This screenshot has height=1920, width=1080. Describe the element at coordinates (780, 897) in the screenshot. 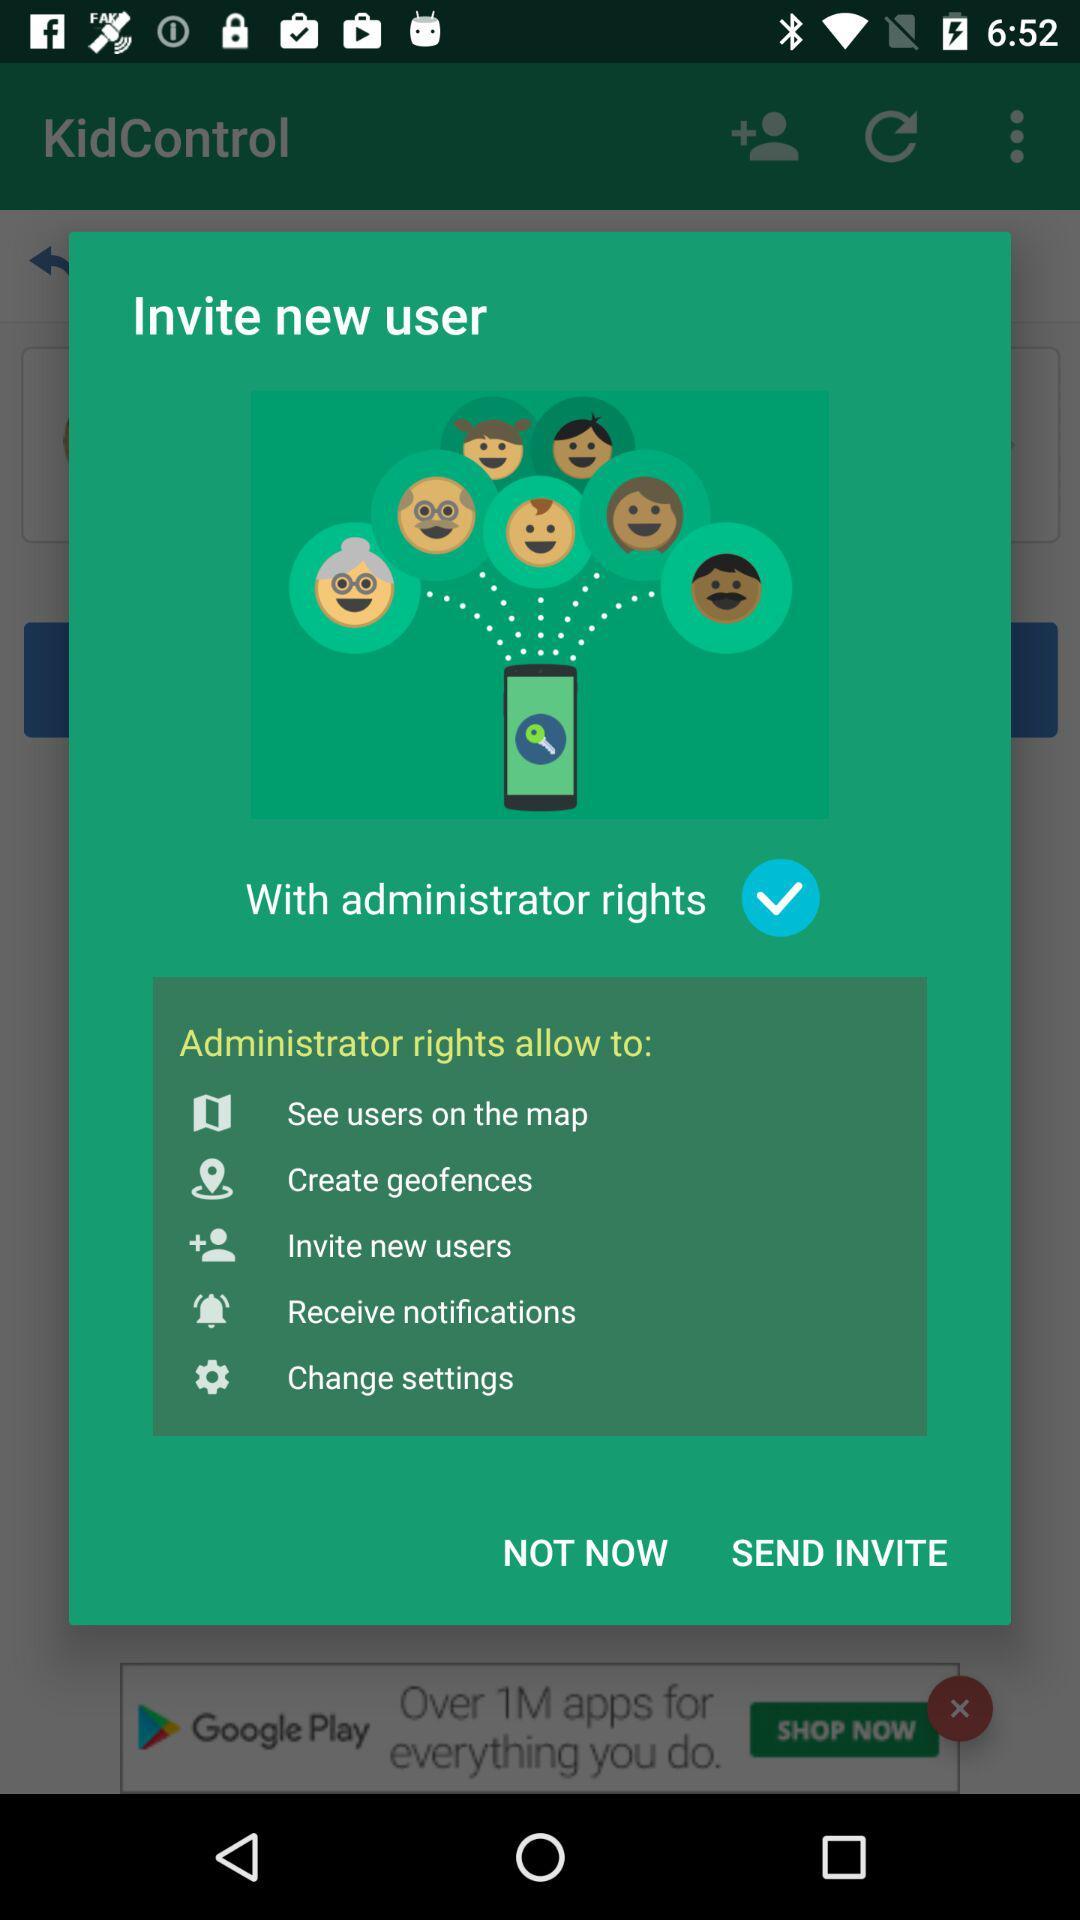

I see `the item to the right of the with administrator rights item` at that location.